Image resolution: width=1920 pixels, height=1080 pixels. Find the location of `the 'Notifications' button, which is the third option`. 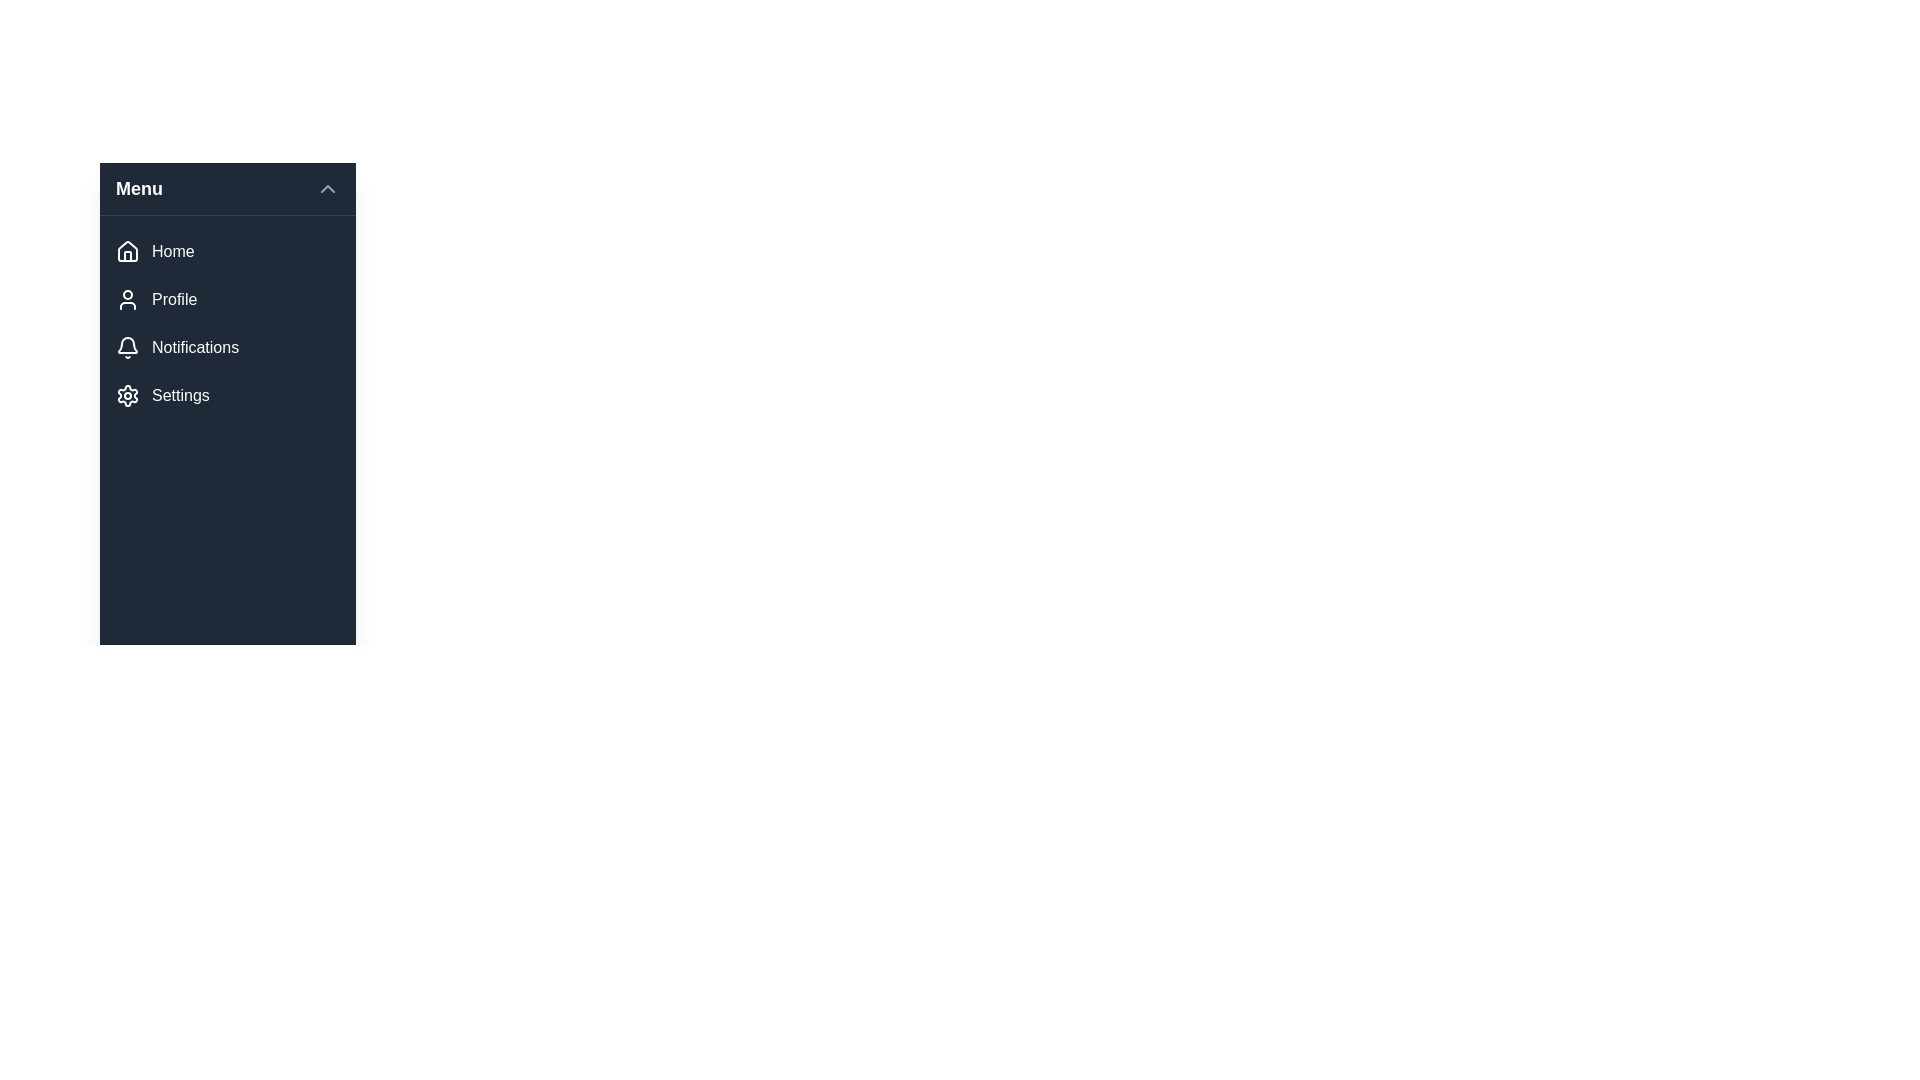

the 'Notifications' button, which is the third option is located at coordinates (227, 346).